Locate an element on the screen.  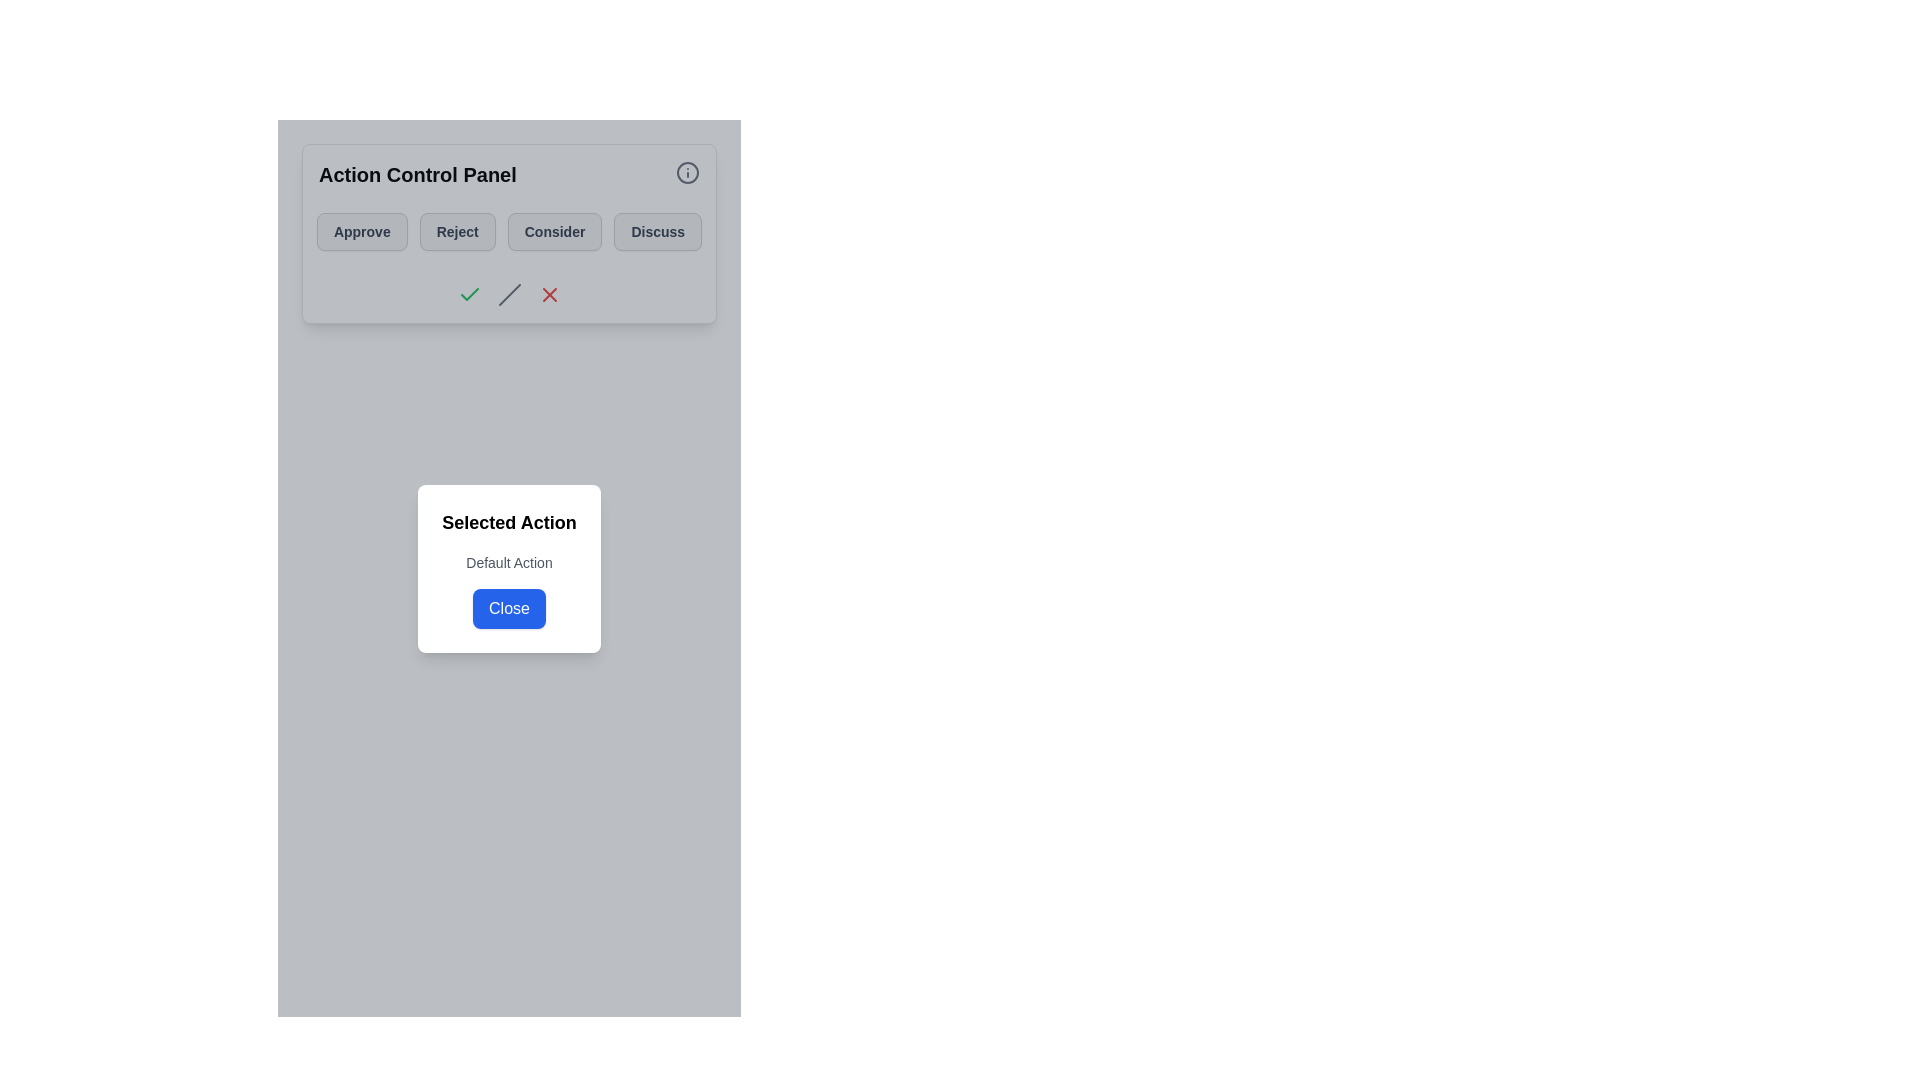
the 'Reject' button, which is a rounded rectangular button with a light gray background and bold text, positioned in the upper section of the interface is located at coordinates (456, 230).